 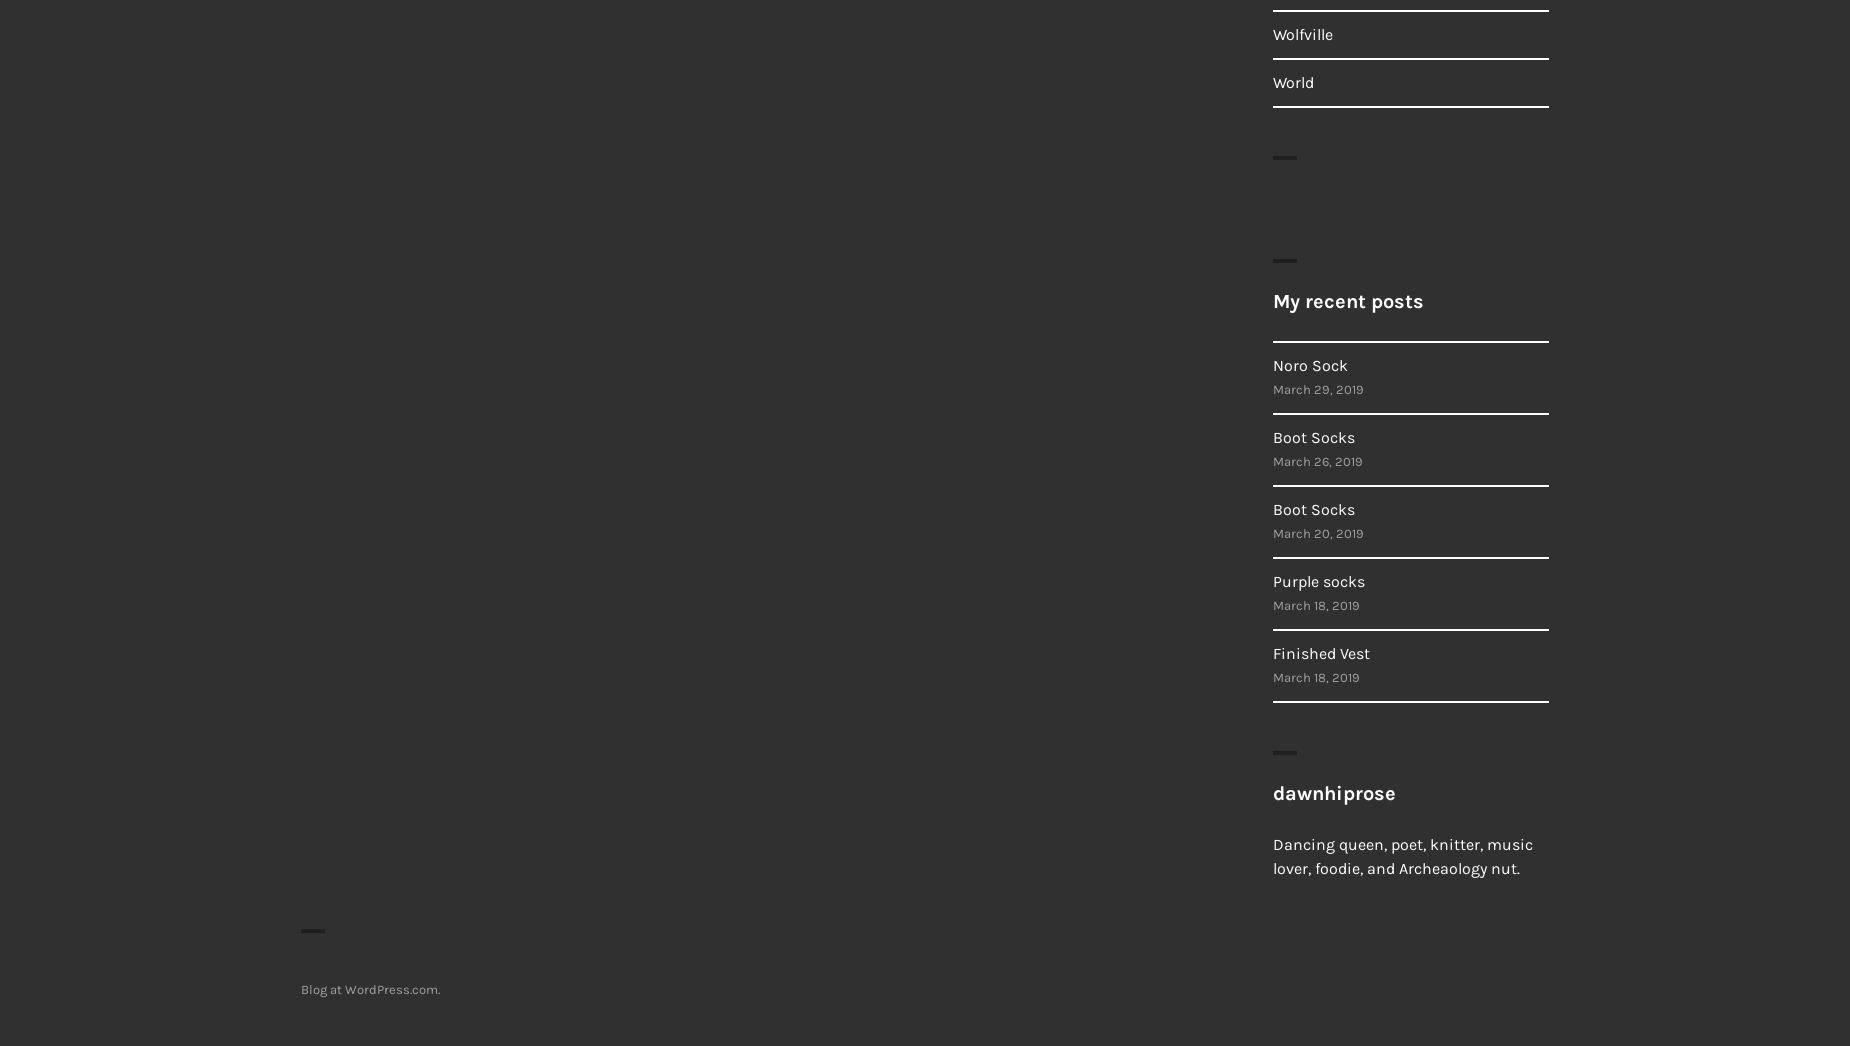 I want to click on 'March 29, 2019', so click(x=1317, y=389).